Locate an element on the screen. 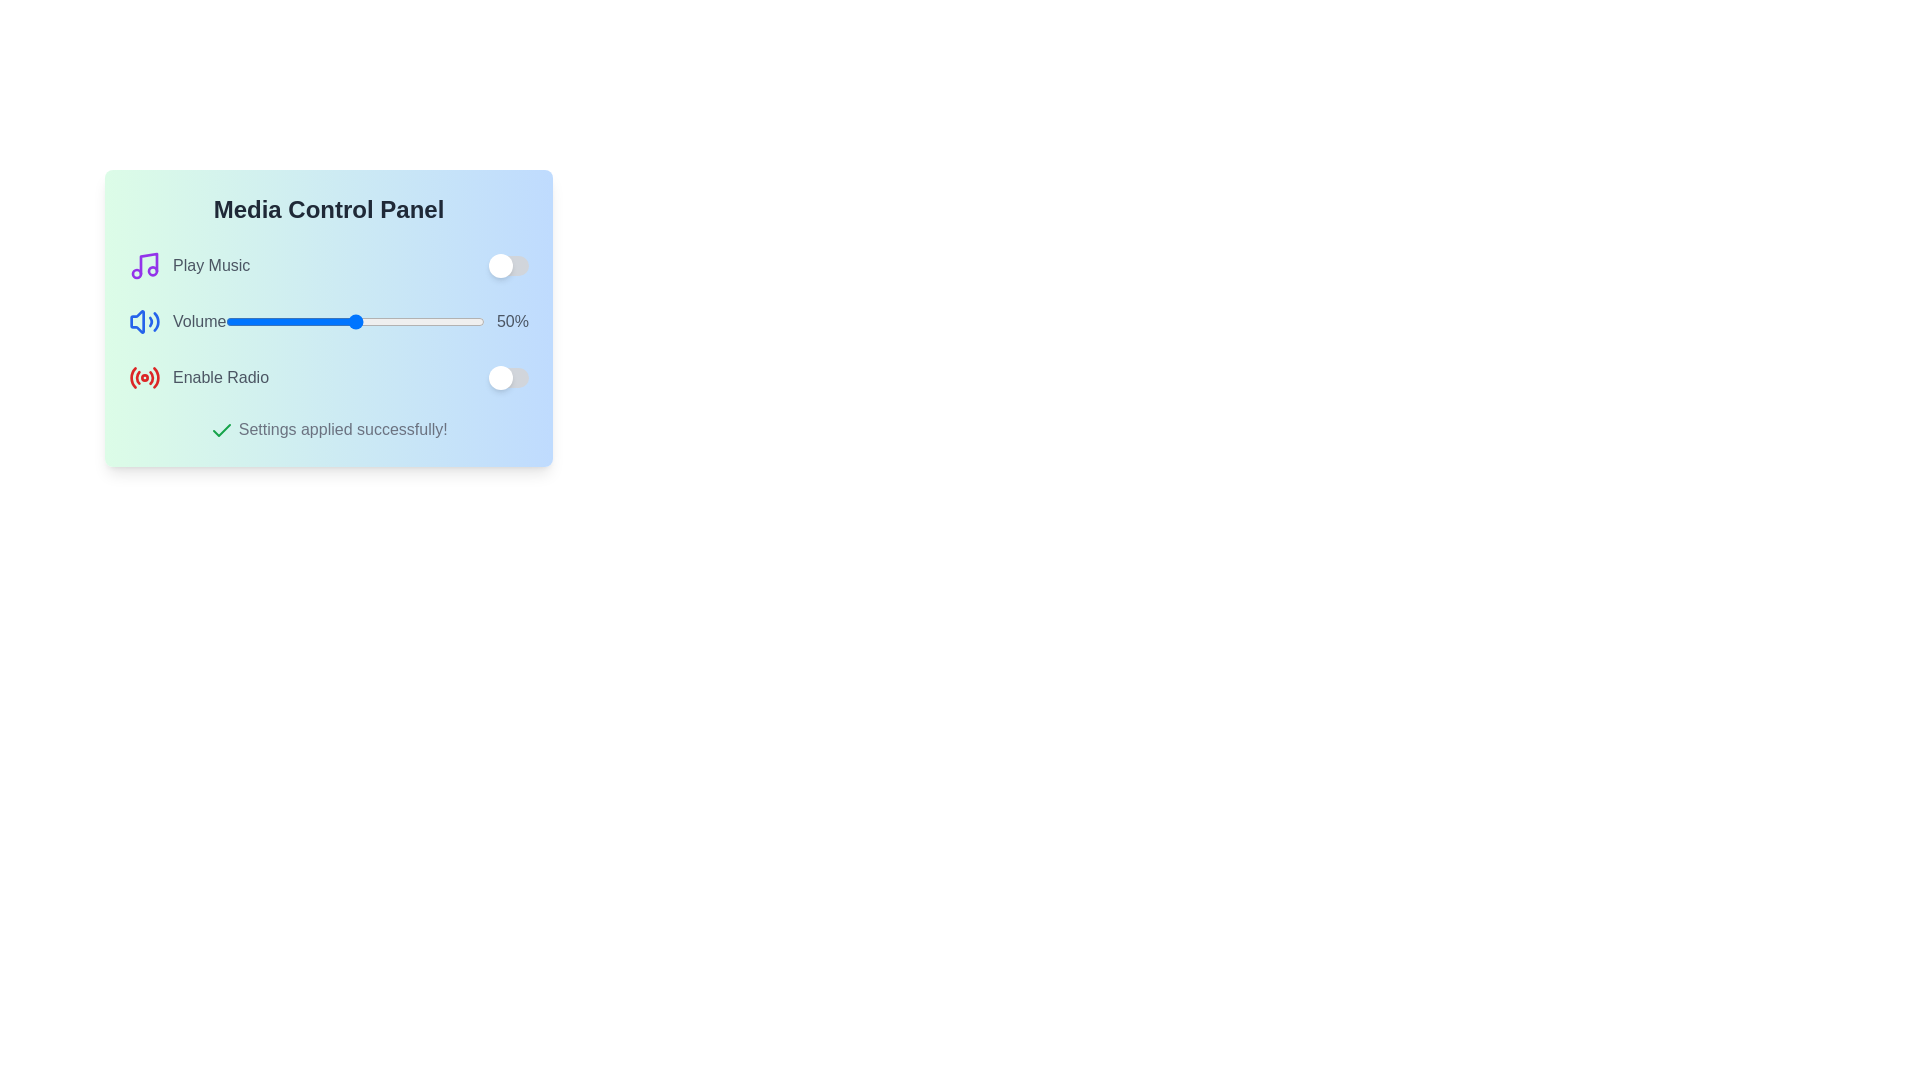  the volume slider is located at coordinates (437, 320).